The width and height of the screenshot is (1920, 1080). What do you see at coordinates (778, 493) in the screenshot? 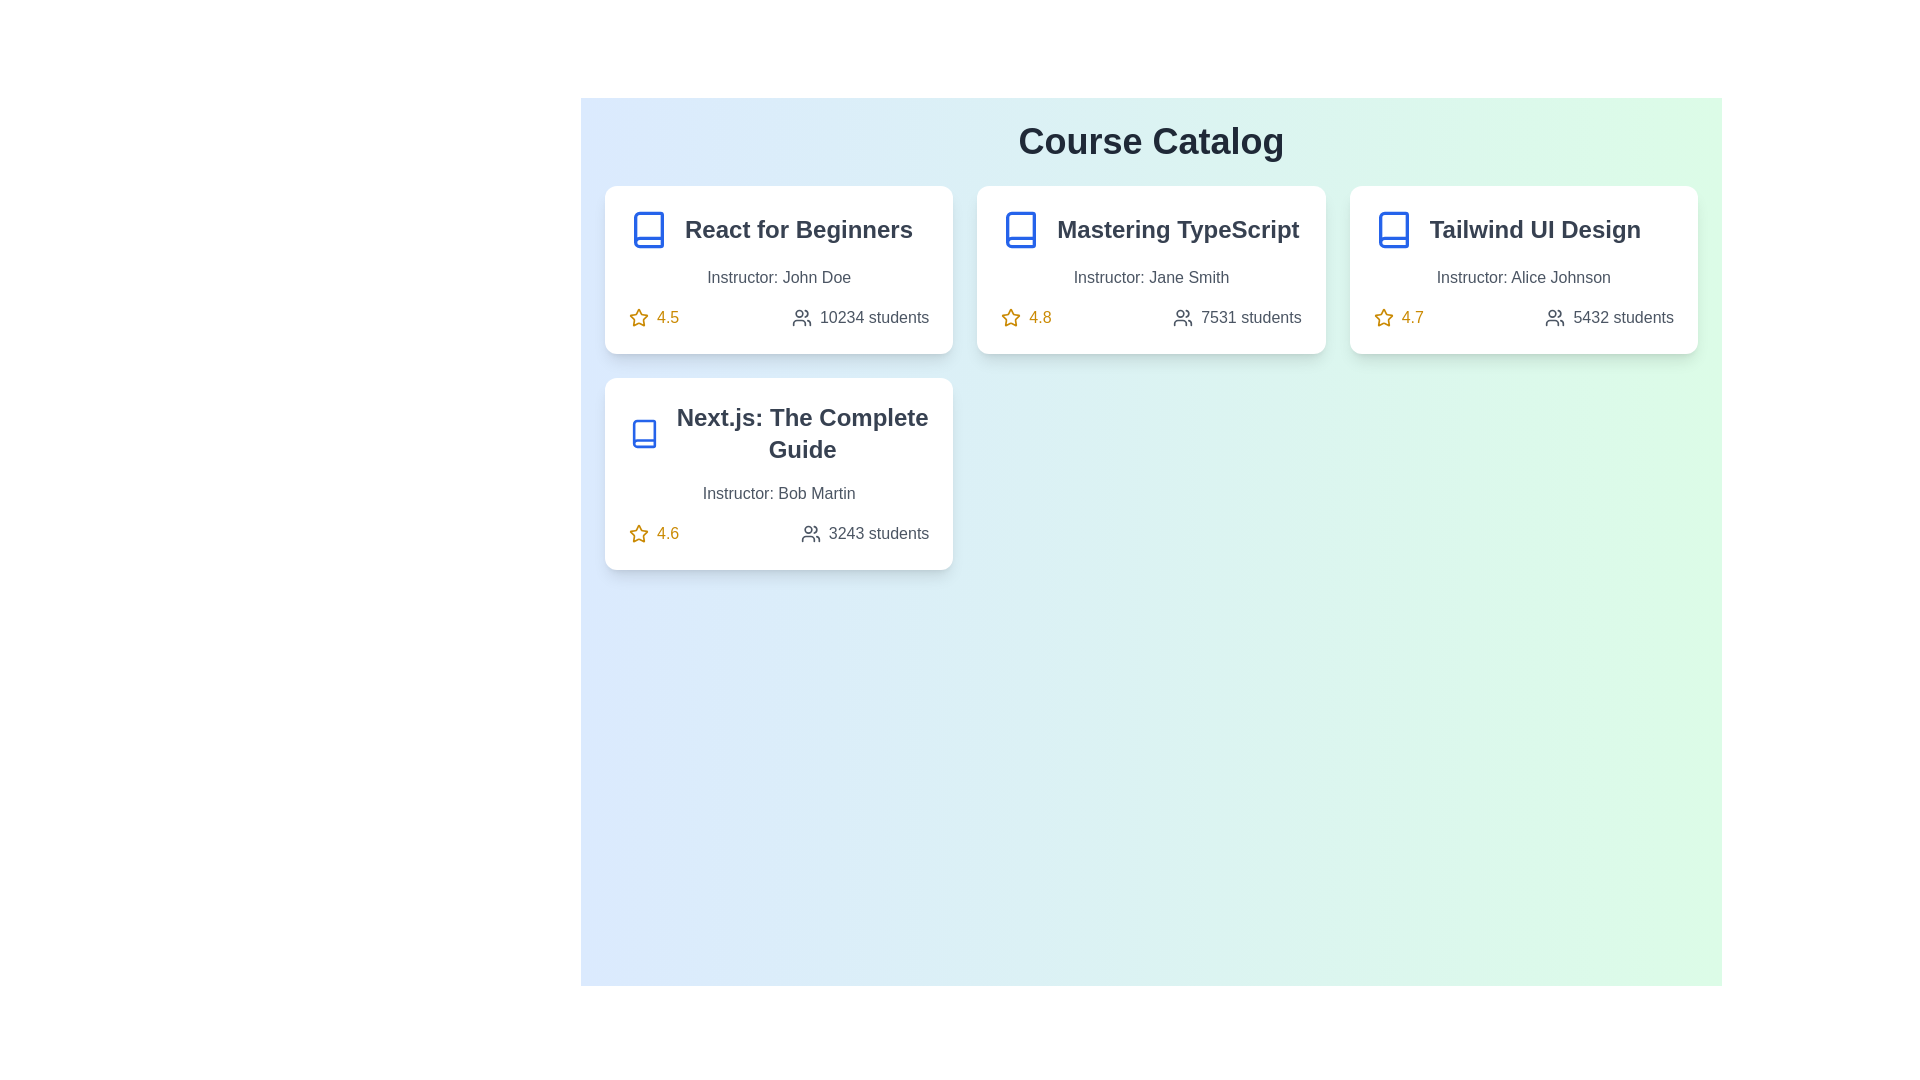
I see `instructor's name displayed in gray text beneath the course title 'Next.js: The Complete Guide' within the second card of the leftmost column in the grid layout` at bounding box center [778, 493].